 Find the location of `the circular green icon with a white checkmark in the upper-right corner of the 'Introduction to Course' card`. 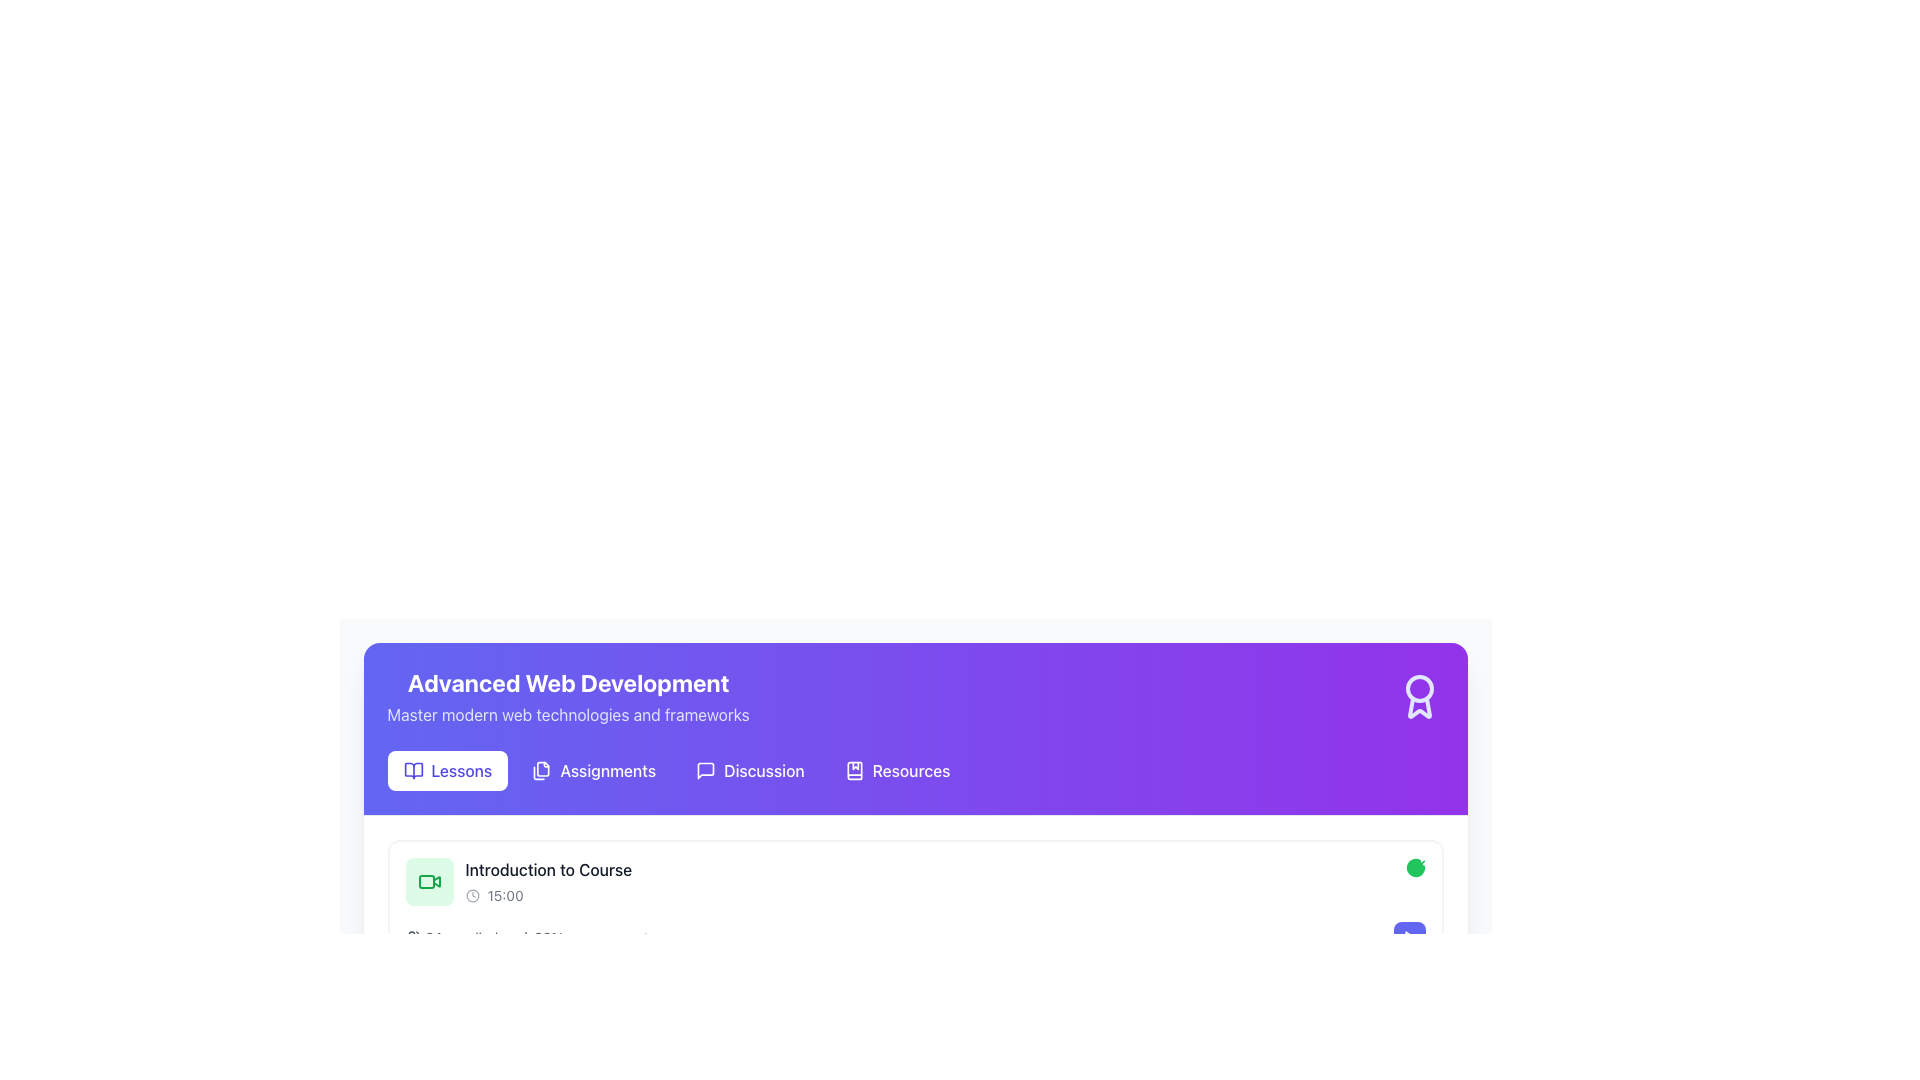

the circular green icon with a white checkmark in the upper-right corner of the 'Introduction to Course' card is located at coordinates (1414, 866).